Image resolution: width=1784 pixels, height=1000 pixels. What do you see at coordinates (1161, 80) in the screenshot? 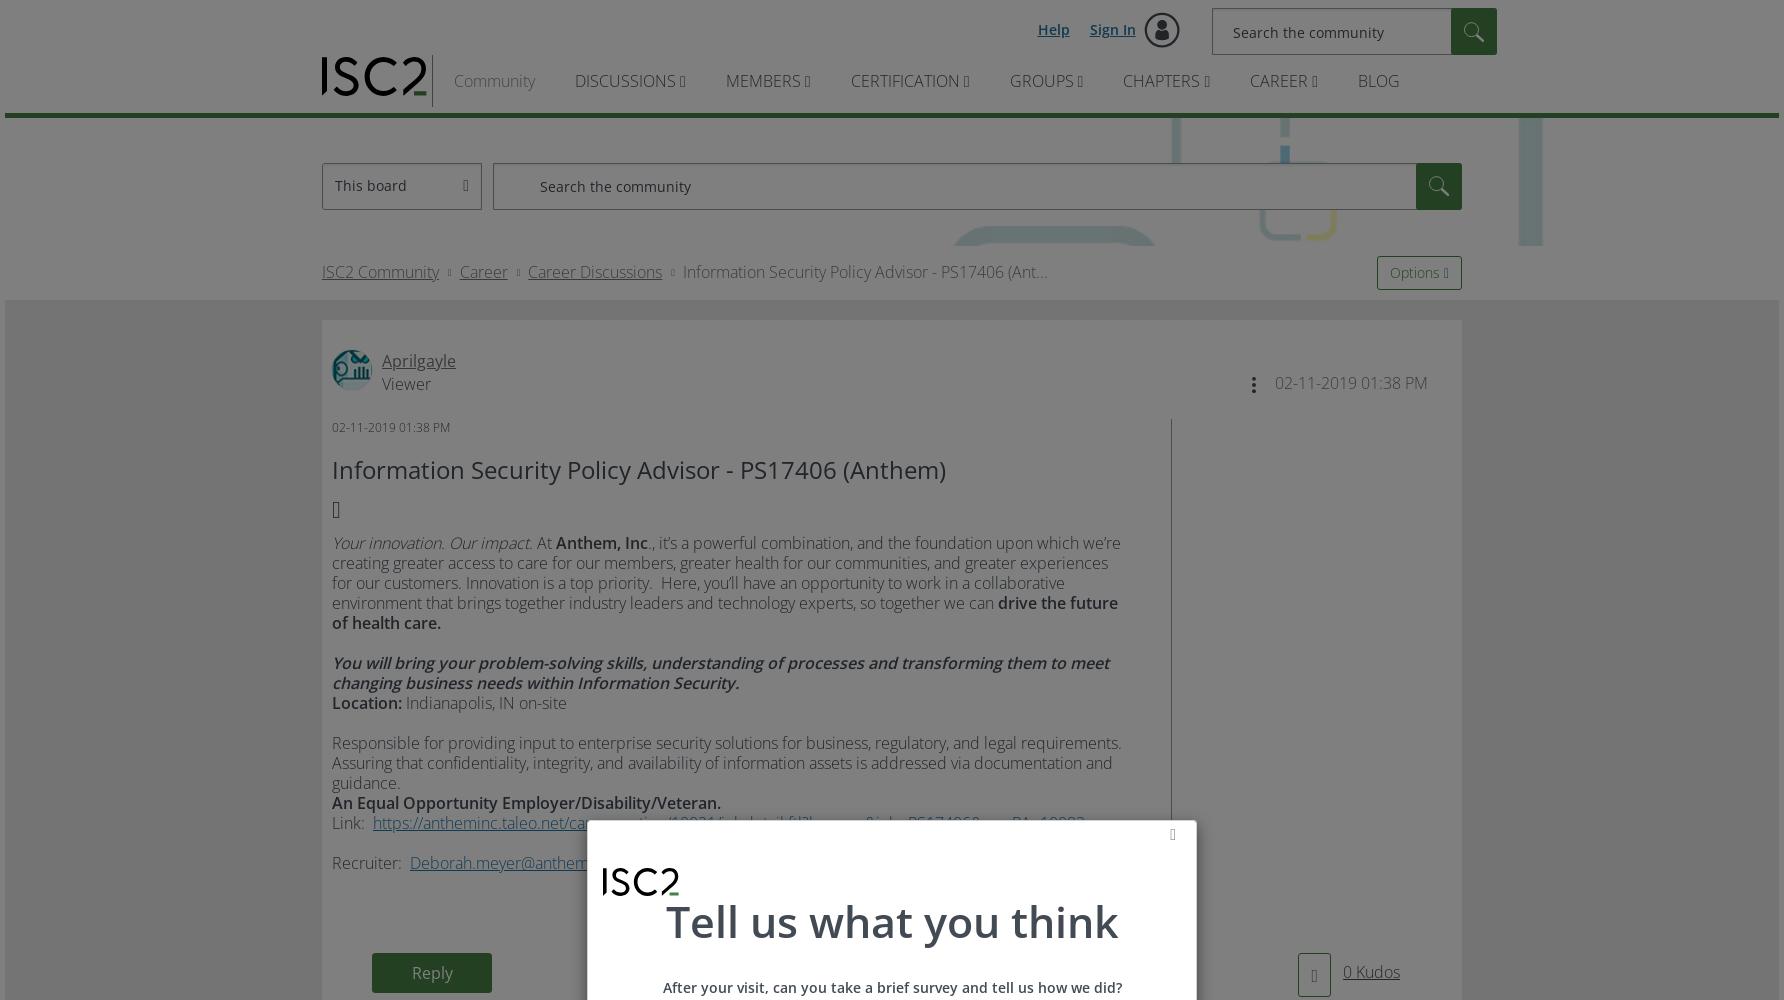
I see `'Chapters'` at bounding box center [1161, 80].